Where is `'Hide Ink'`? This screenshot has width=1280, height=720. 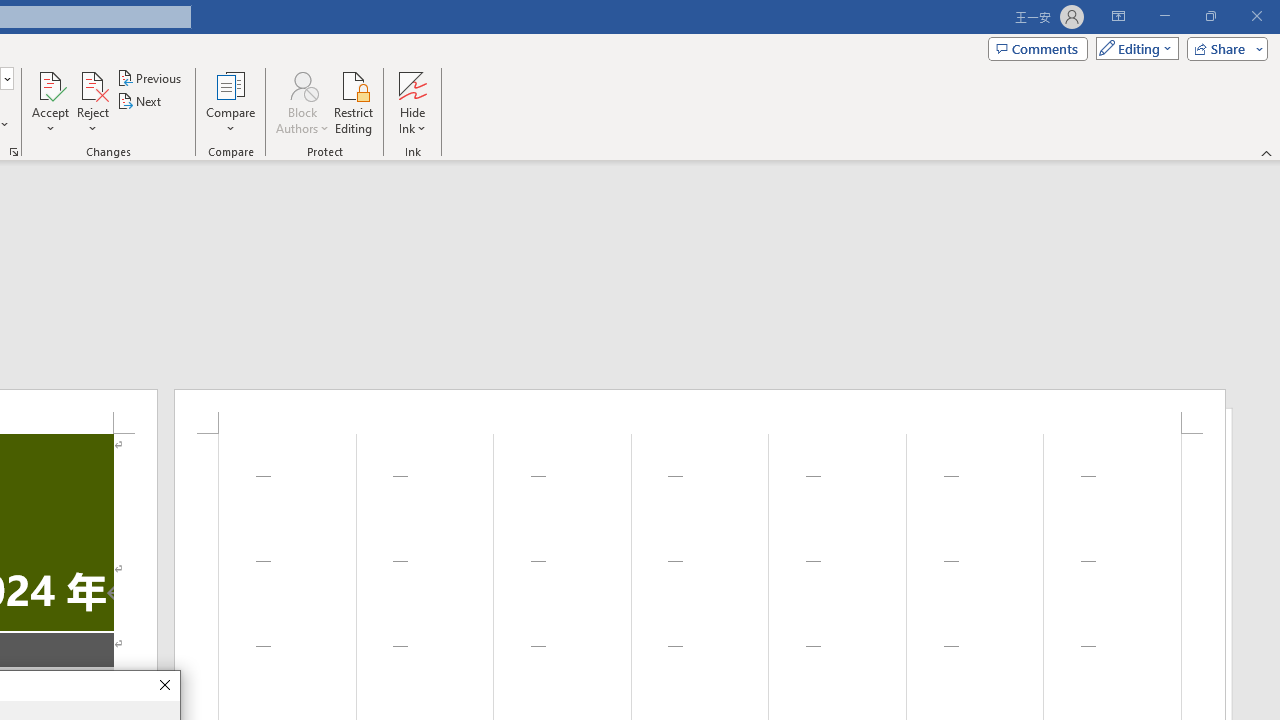
'Hide Ink' is located at coordinates (411, 84).